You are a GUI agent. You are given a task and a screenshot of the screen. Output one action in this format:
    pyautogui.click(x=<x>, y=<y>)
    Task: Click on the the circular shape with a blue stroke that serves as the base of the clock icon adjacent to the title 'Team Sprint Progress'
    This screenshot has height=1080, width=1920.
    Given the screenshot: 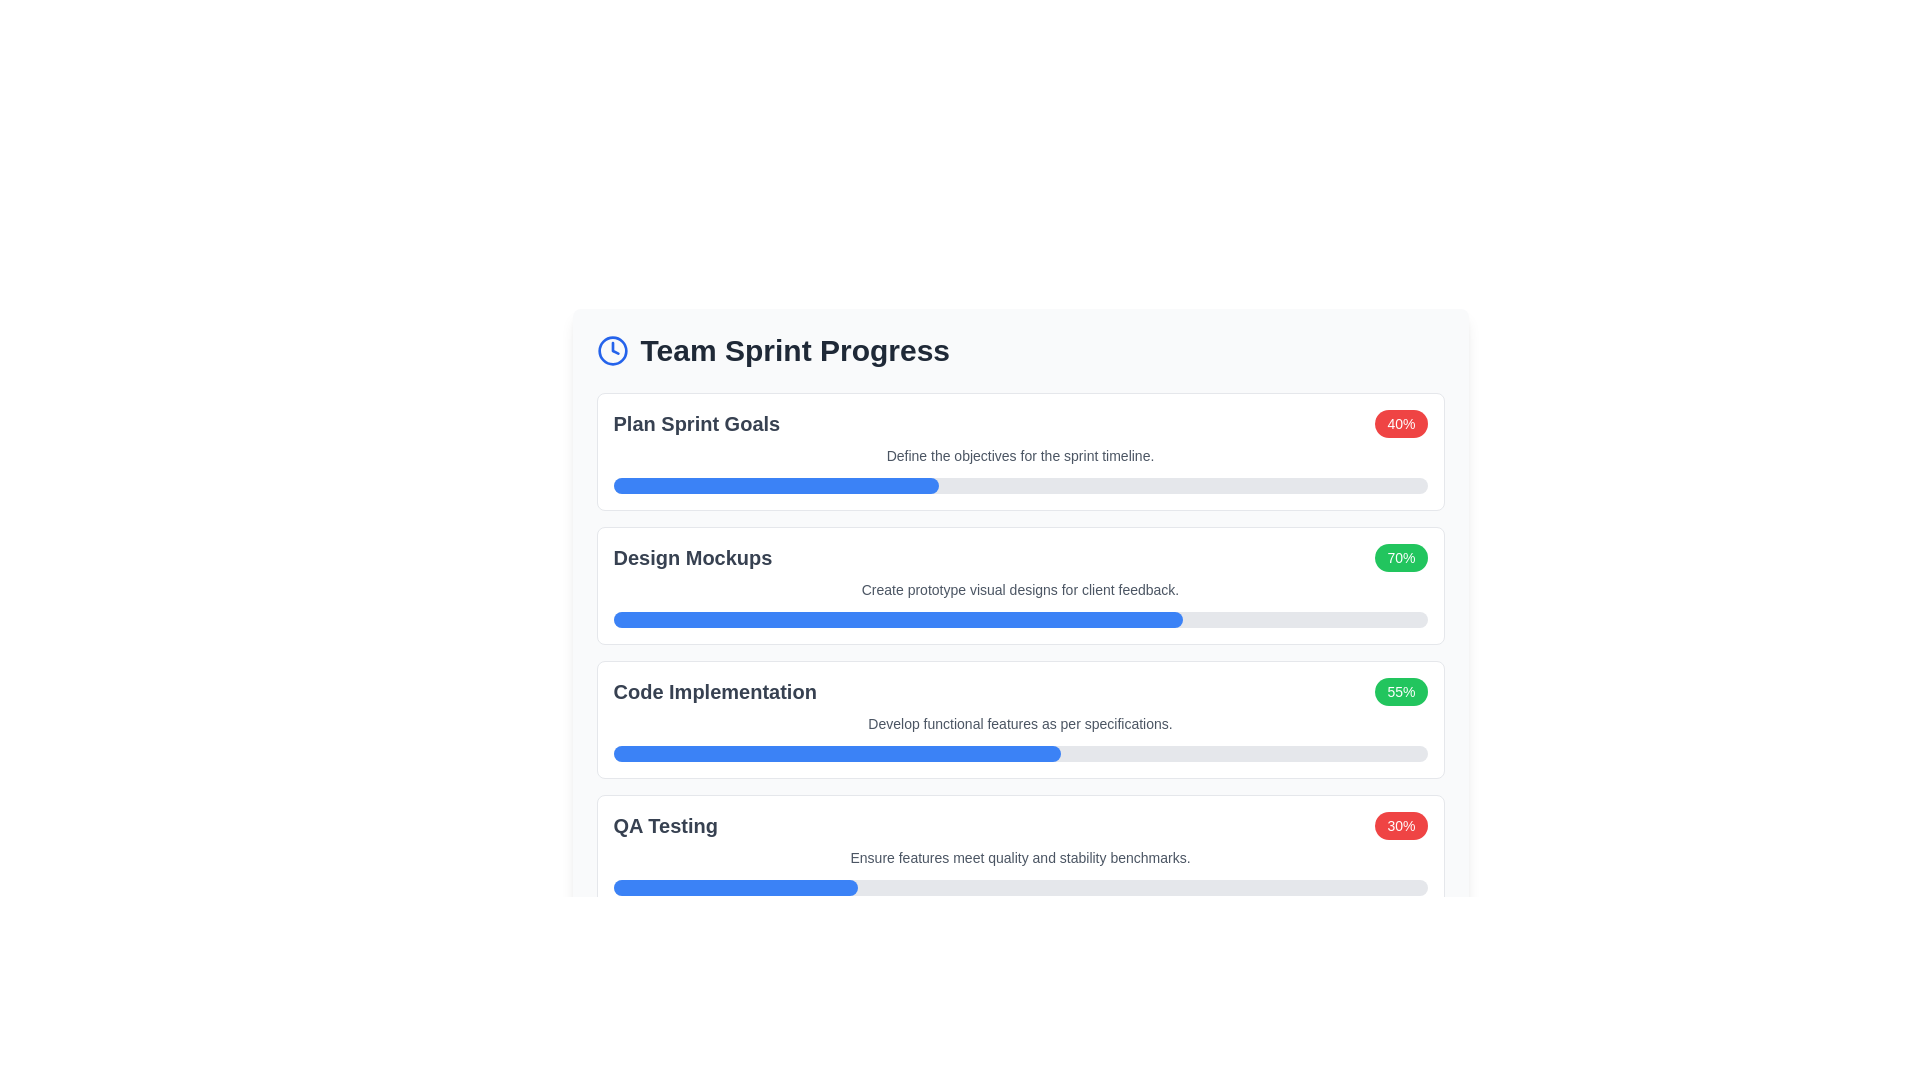 What is the action you would take?
    pyautogui.click(x=611, y=350)
    